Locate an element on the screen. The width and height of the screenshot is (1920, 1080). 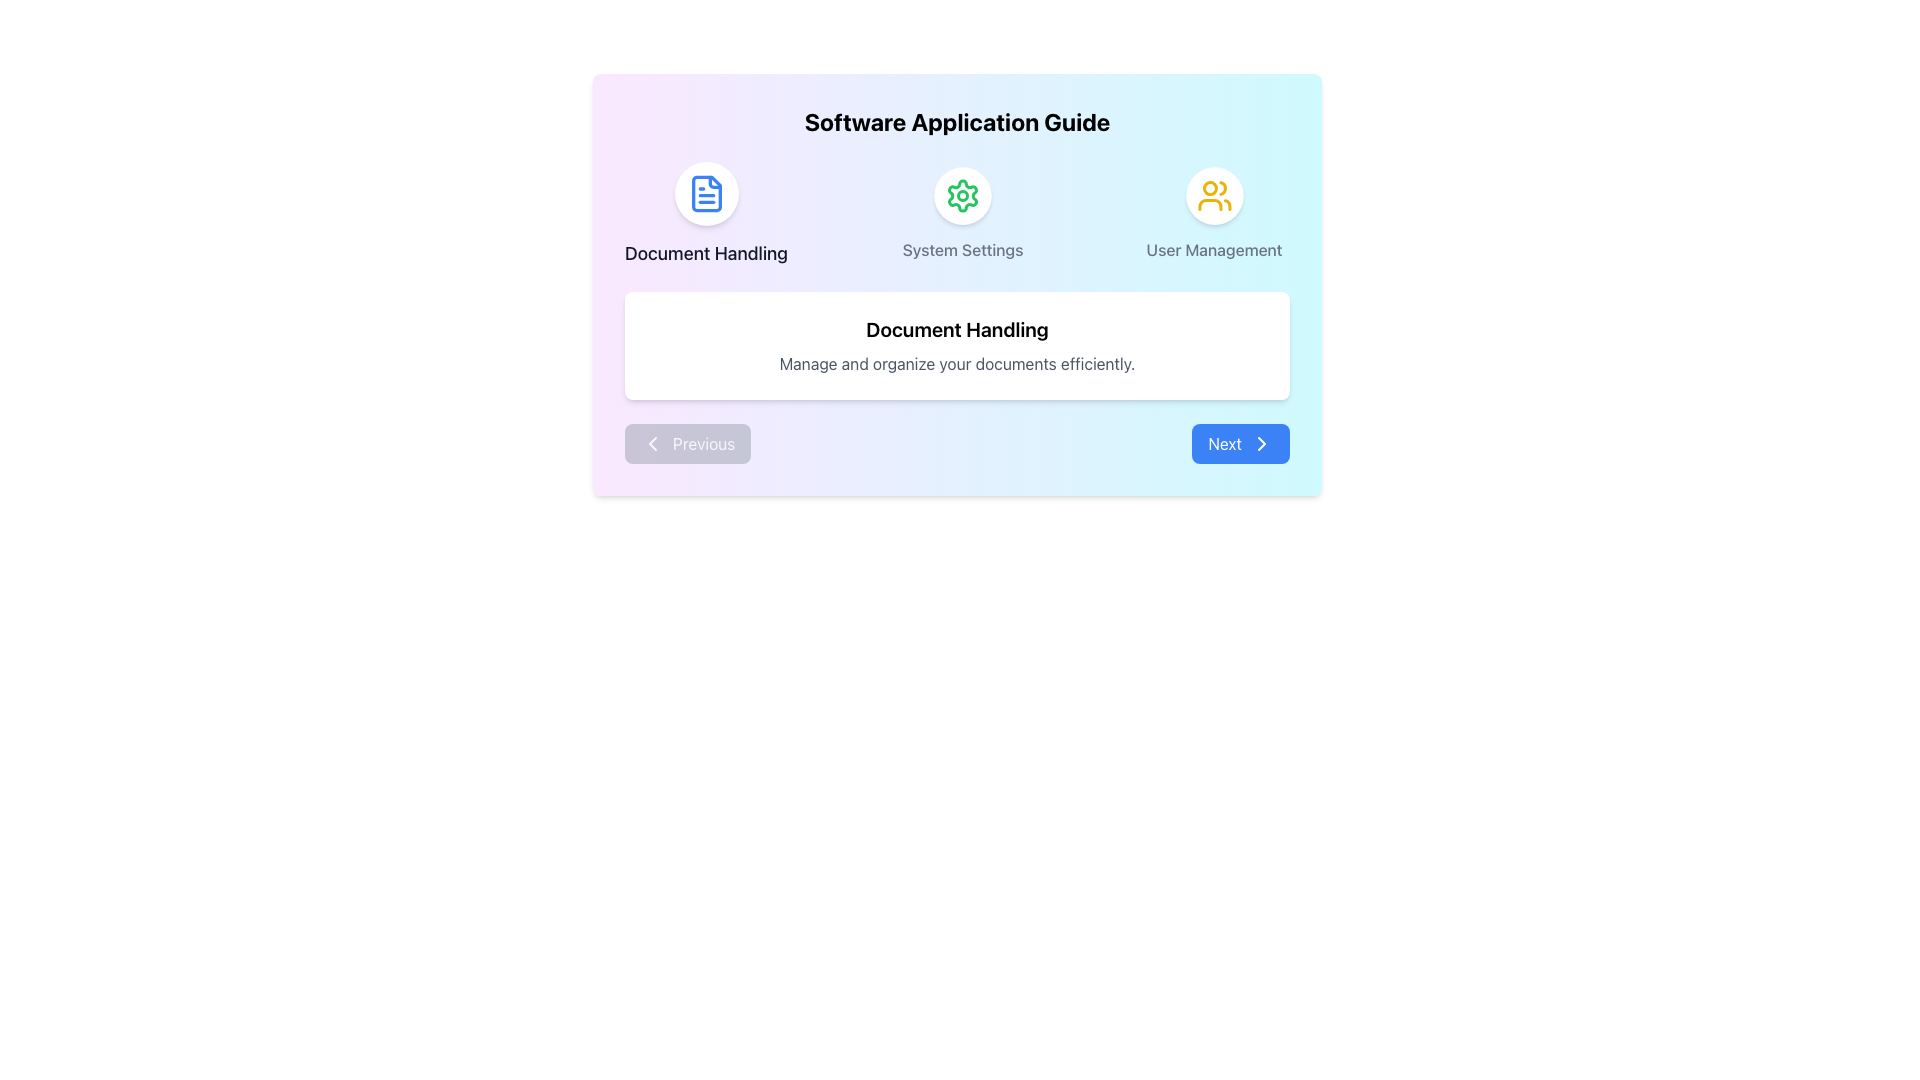
the 'System Settings' button, which features a green cogwheel icon and a gray text label is located at coordinates (956, 215).